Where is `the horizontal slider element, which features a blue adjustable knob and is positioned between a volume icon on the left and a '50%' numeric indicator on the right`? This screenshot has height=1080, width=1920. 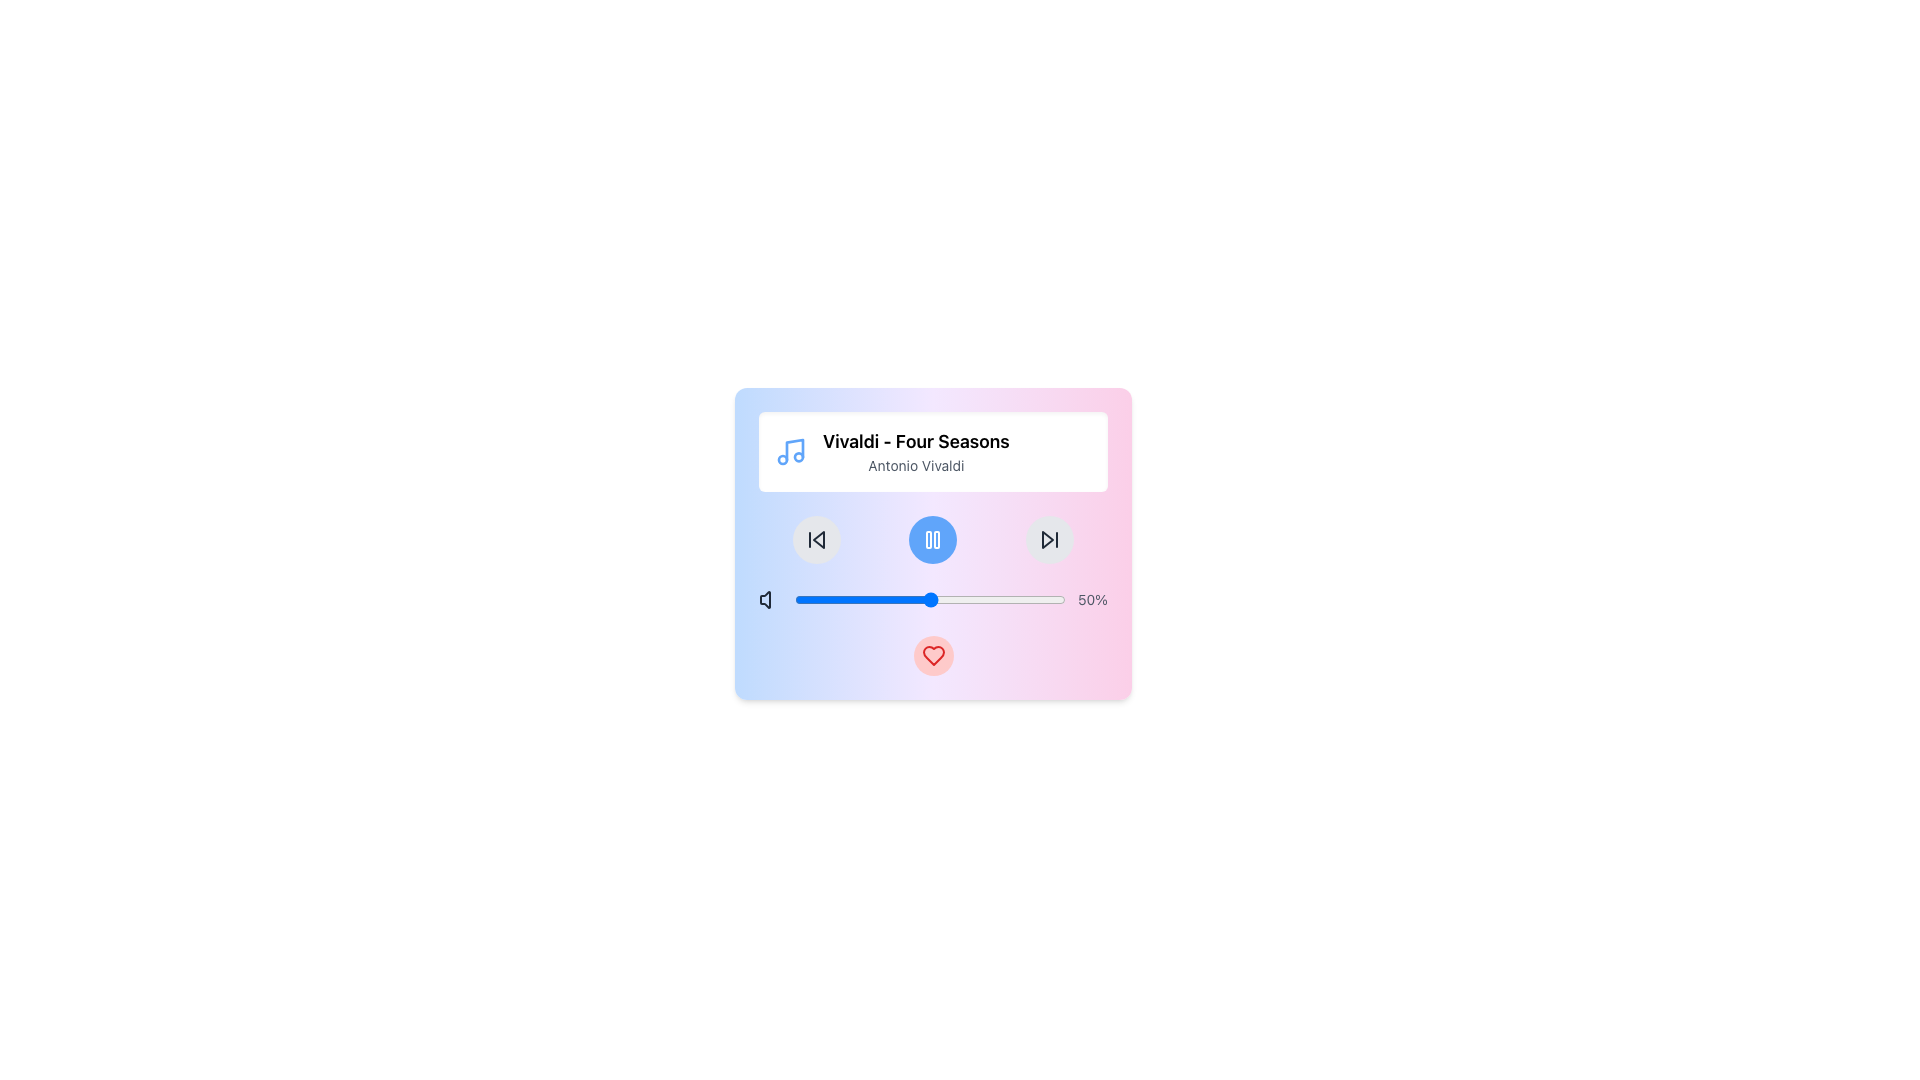 the horizontal slider element, which features a blue adjustable knob and is positioned between a volume icon on the left and a '50%' numeric indicator on the right is located at coordinates (932, 599).